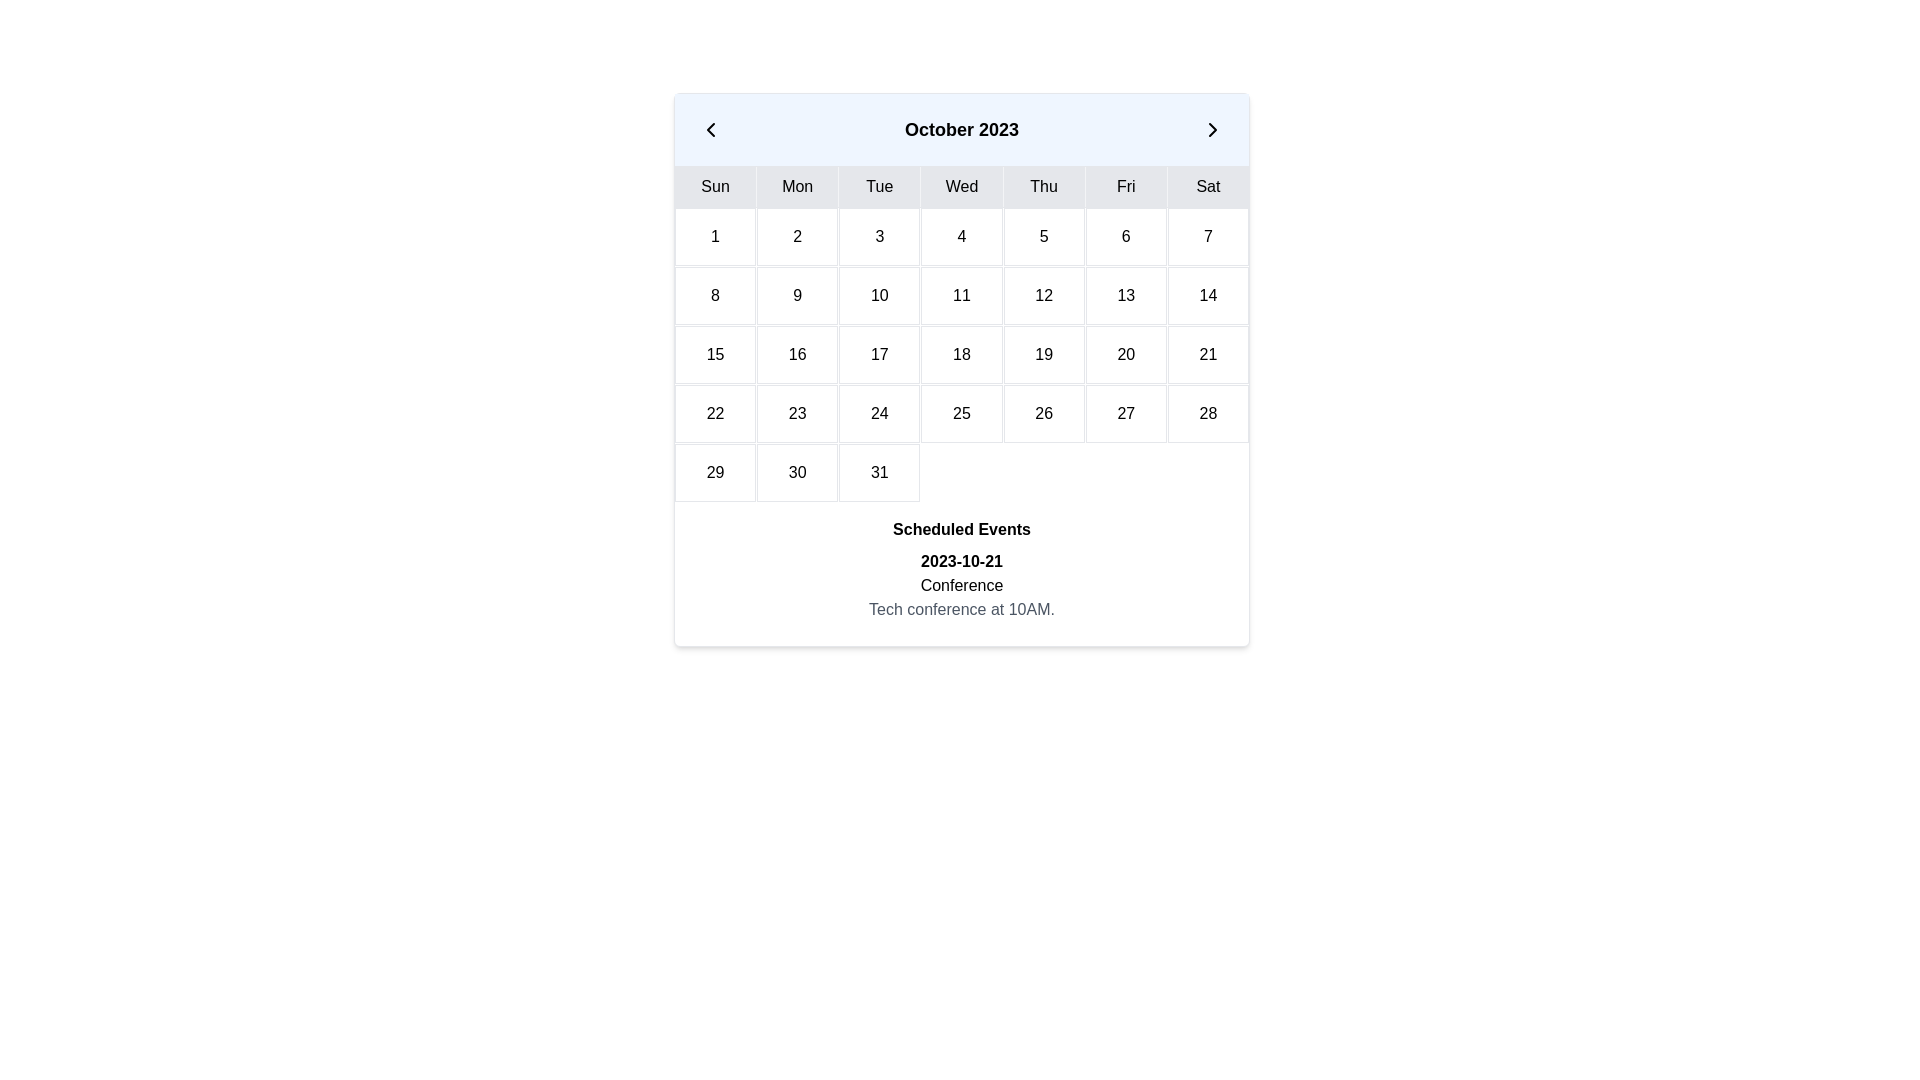  Describe the element at coordinates (961, 585) in the screenshot. I see `the composite text display area showing '2023-10-21', 'Conference', and 'Tech conference at 10AM.'` at that location.